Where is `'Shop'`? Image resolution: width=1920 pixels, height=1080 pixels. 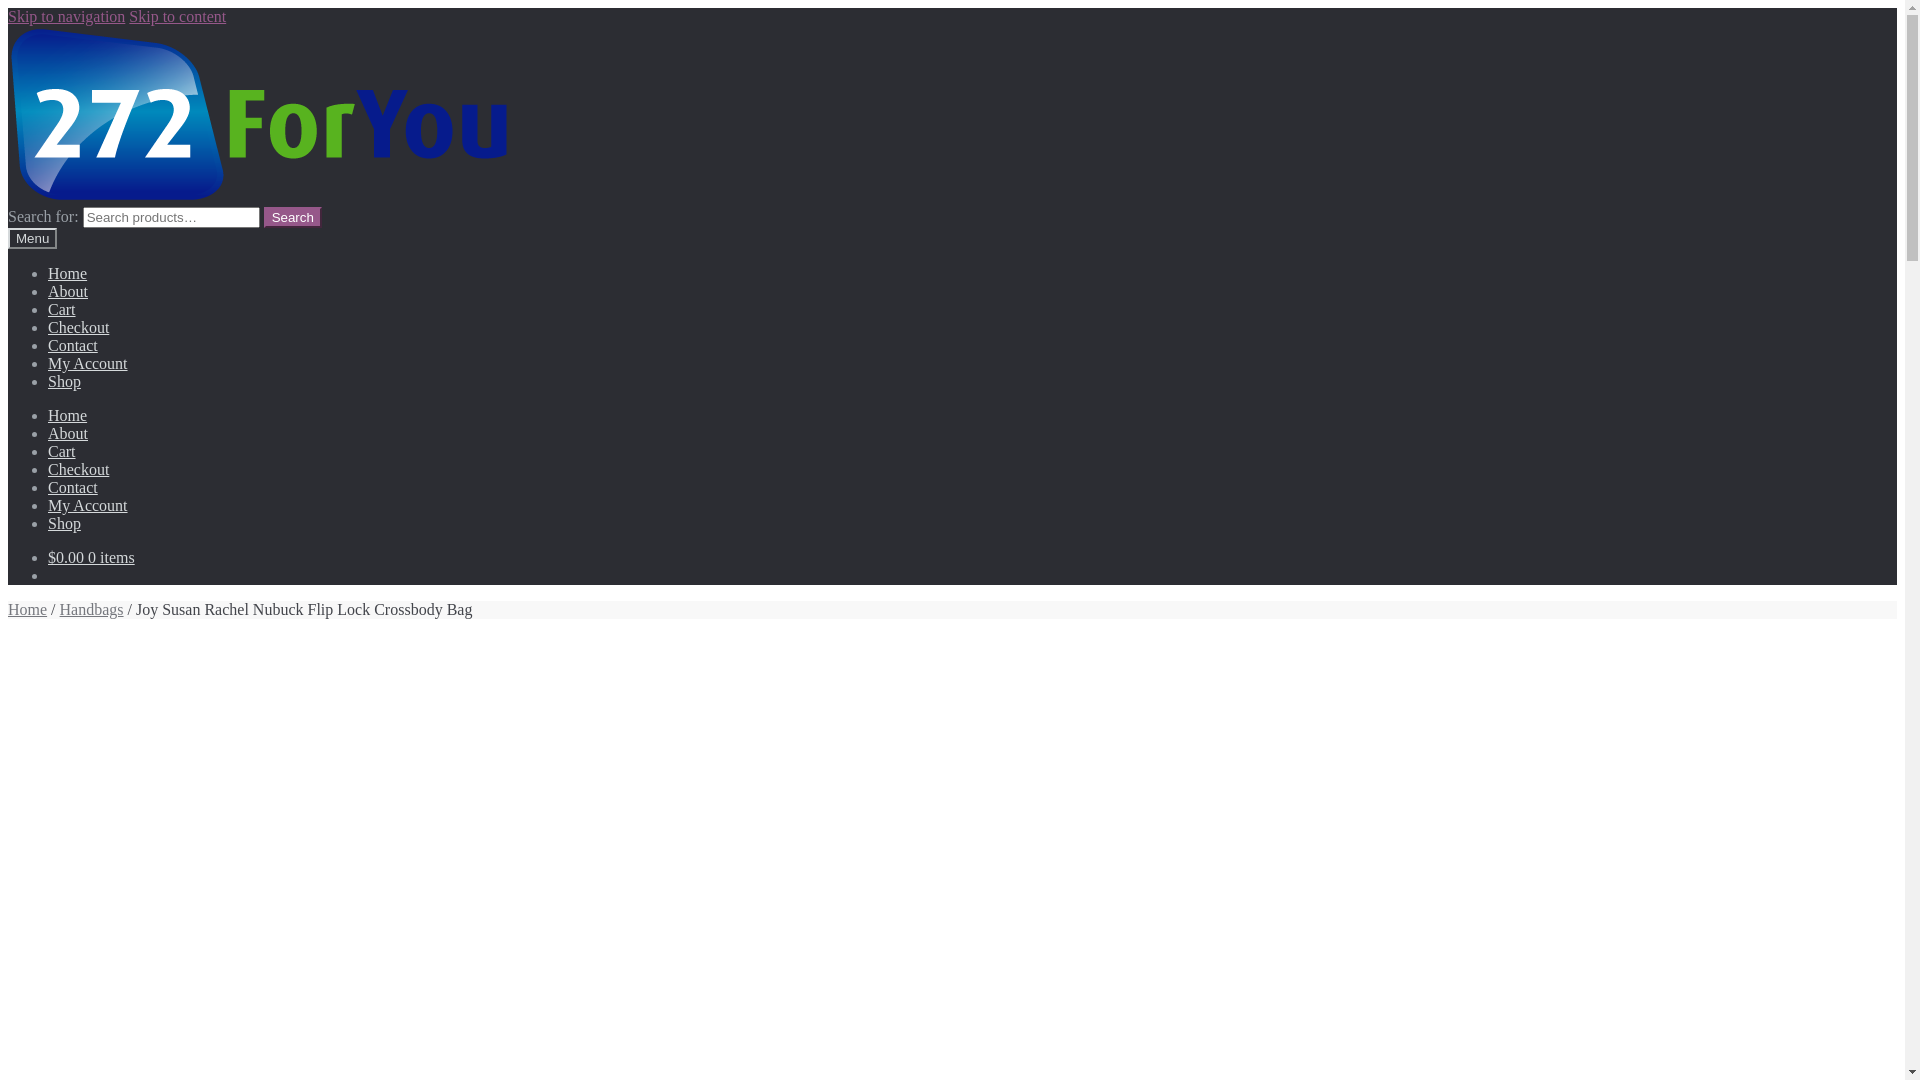 'Shop' is located at coordinates (48, 381).